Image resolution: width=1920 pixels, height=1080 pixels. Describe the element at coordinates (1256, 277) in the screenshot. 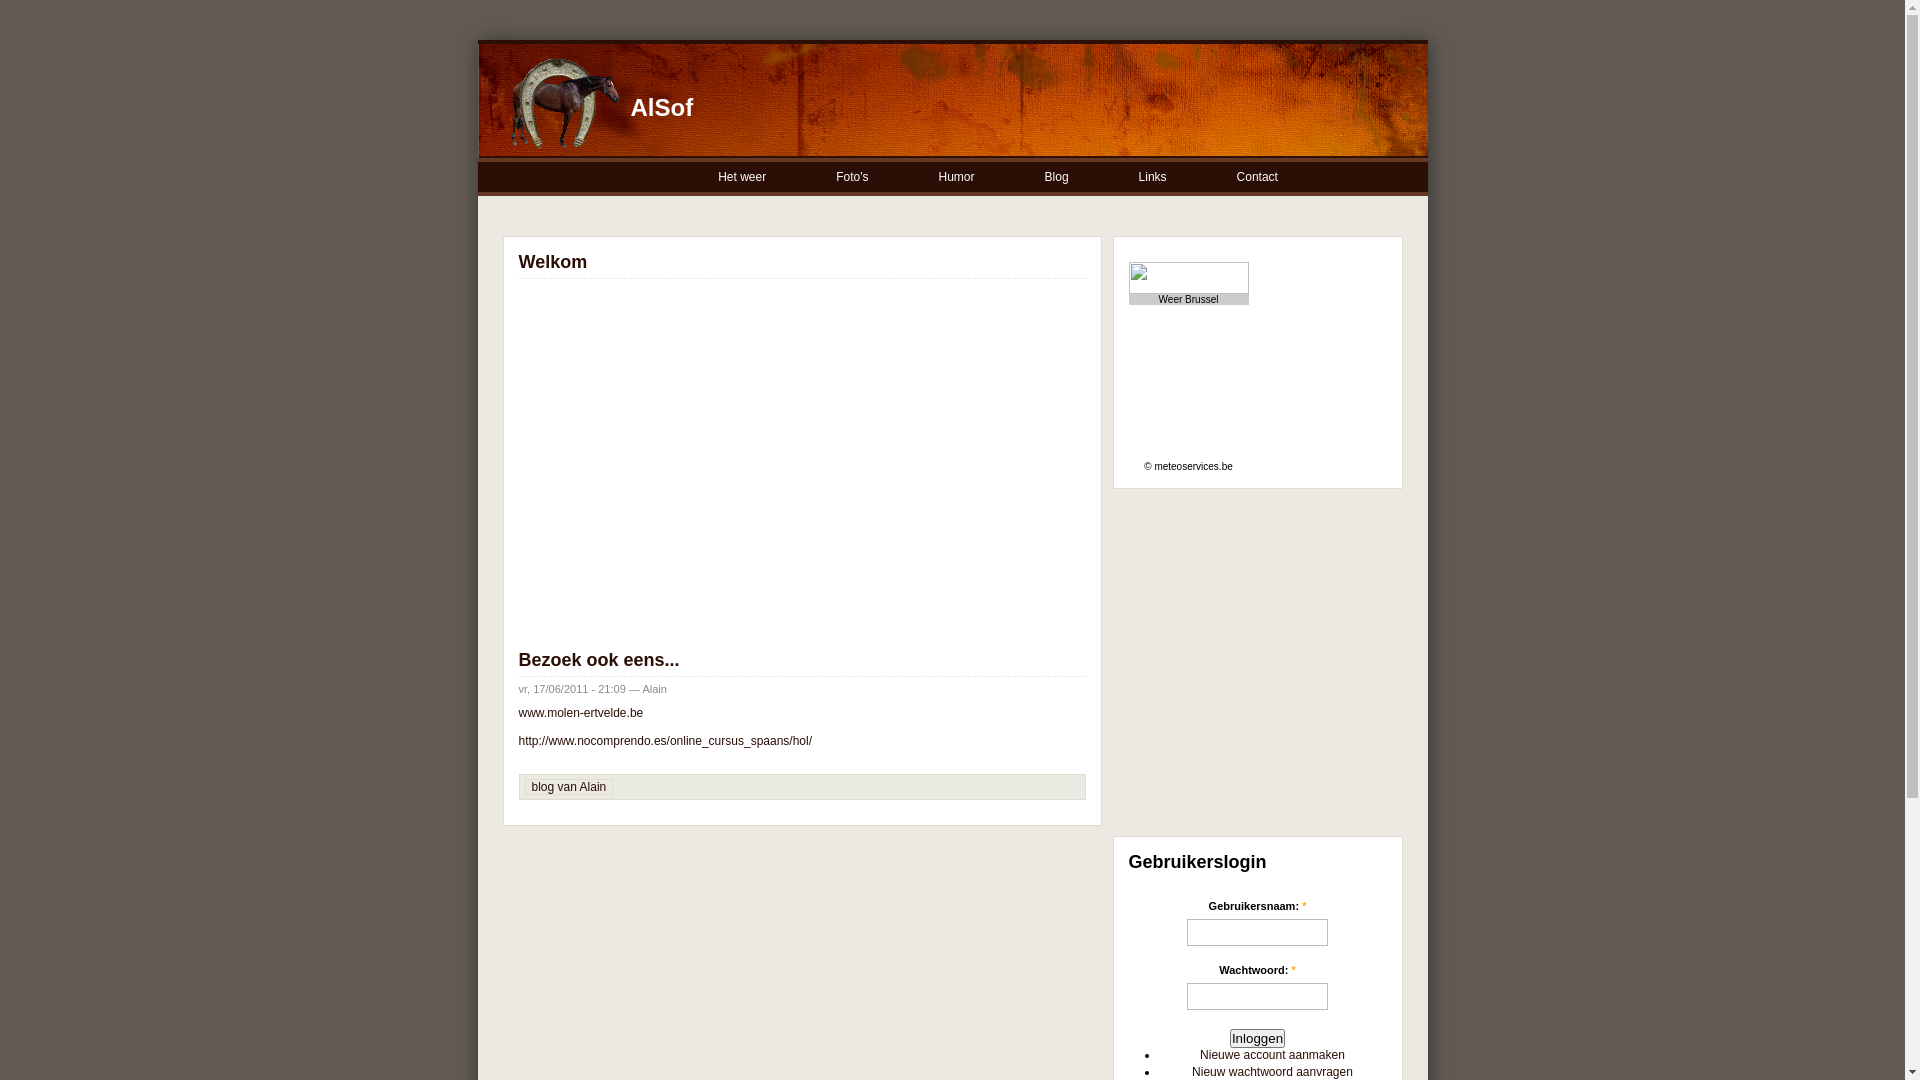

I see `'Your weather service'` at that location.